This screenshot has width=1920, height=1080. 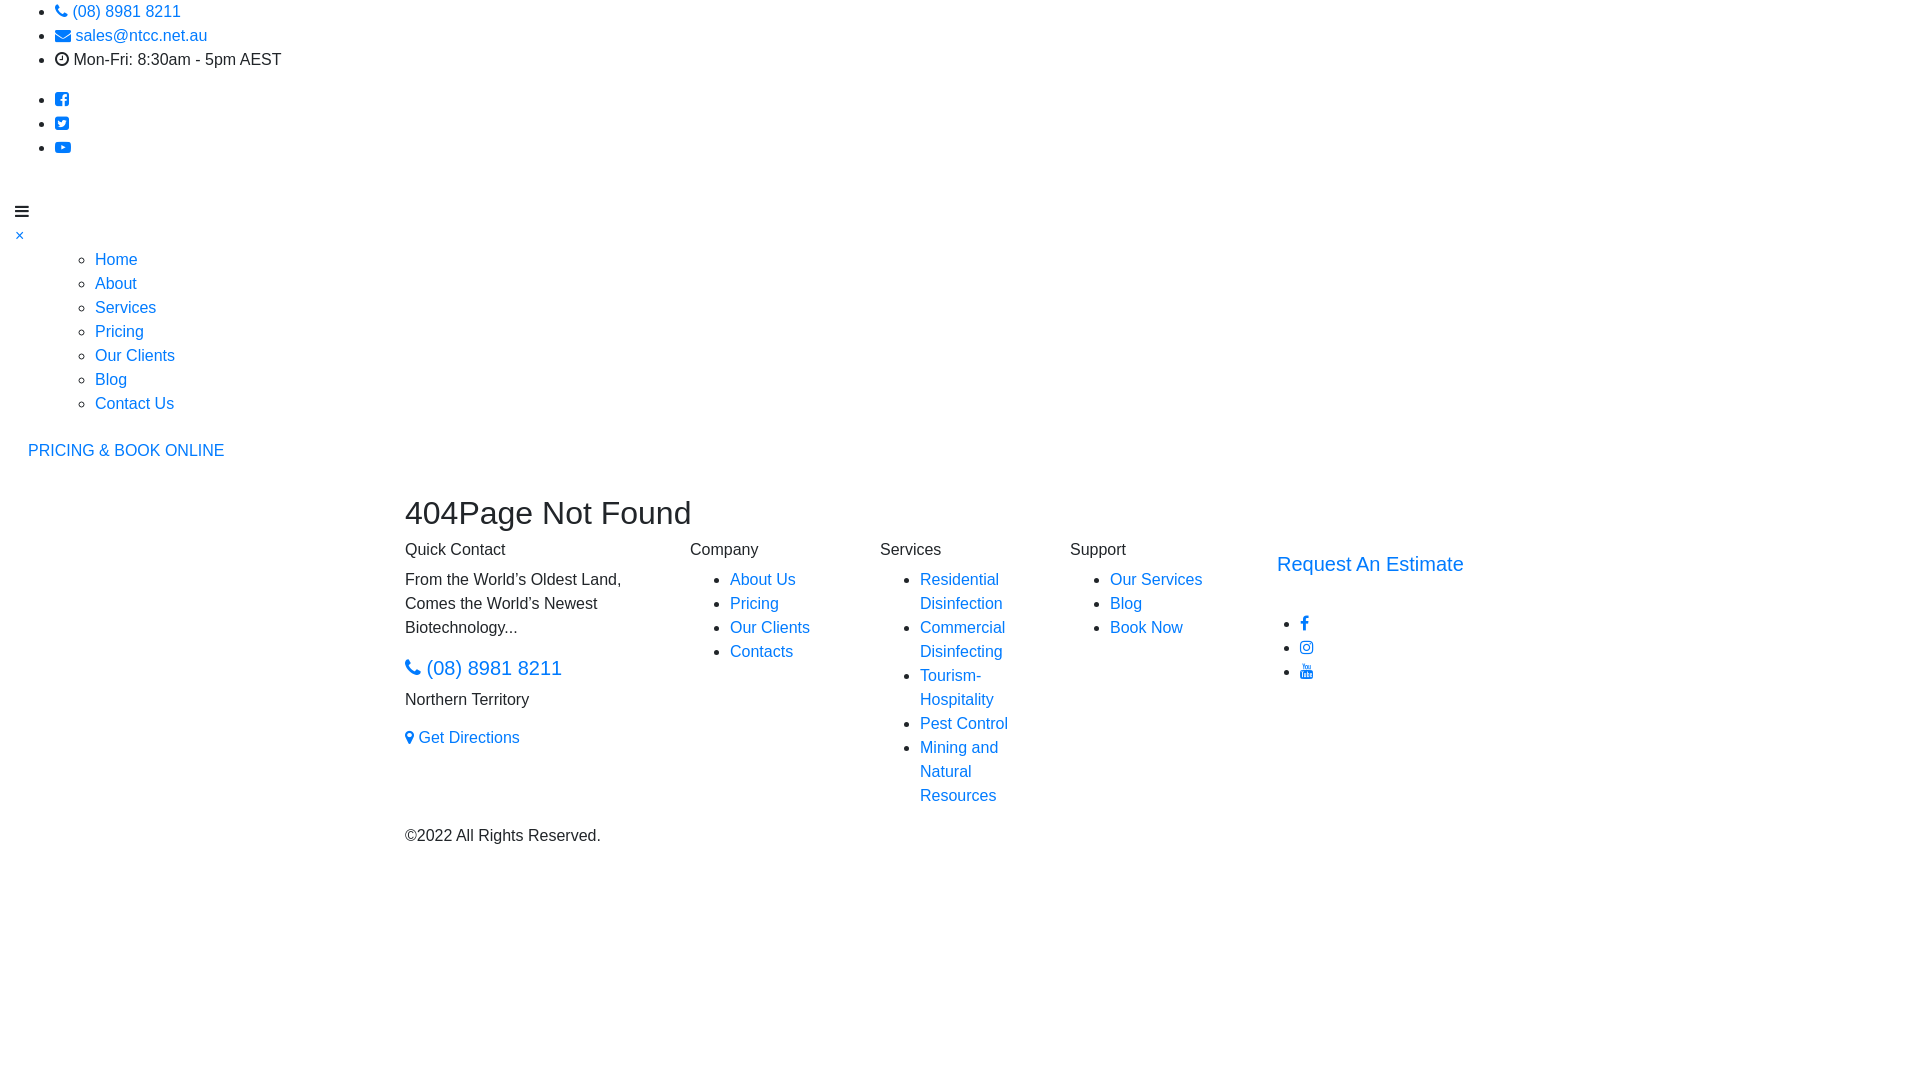 What do you see at coordinates (109, 379) in the screenshot?
I see `'Blog'` at bounding box center [109, 379].